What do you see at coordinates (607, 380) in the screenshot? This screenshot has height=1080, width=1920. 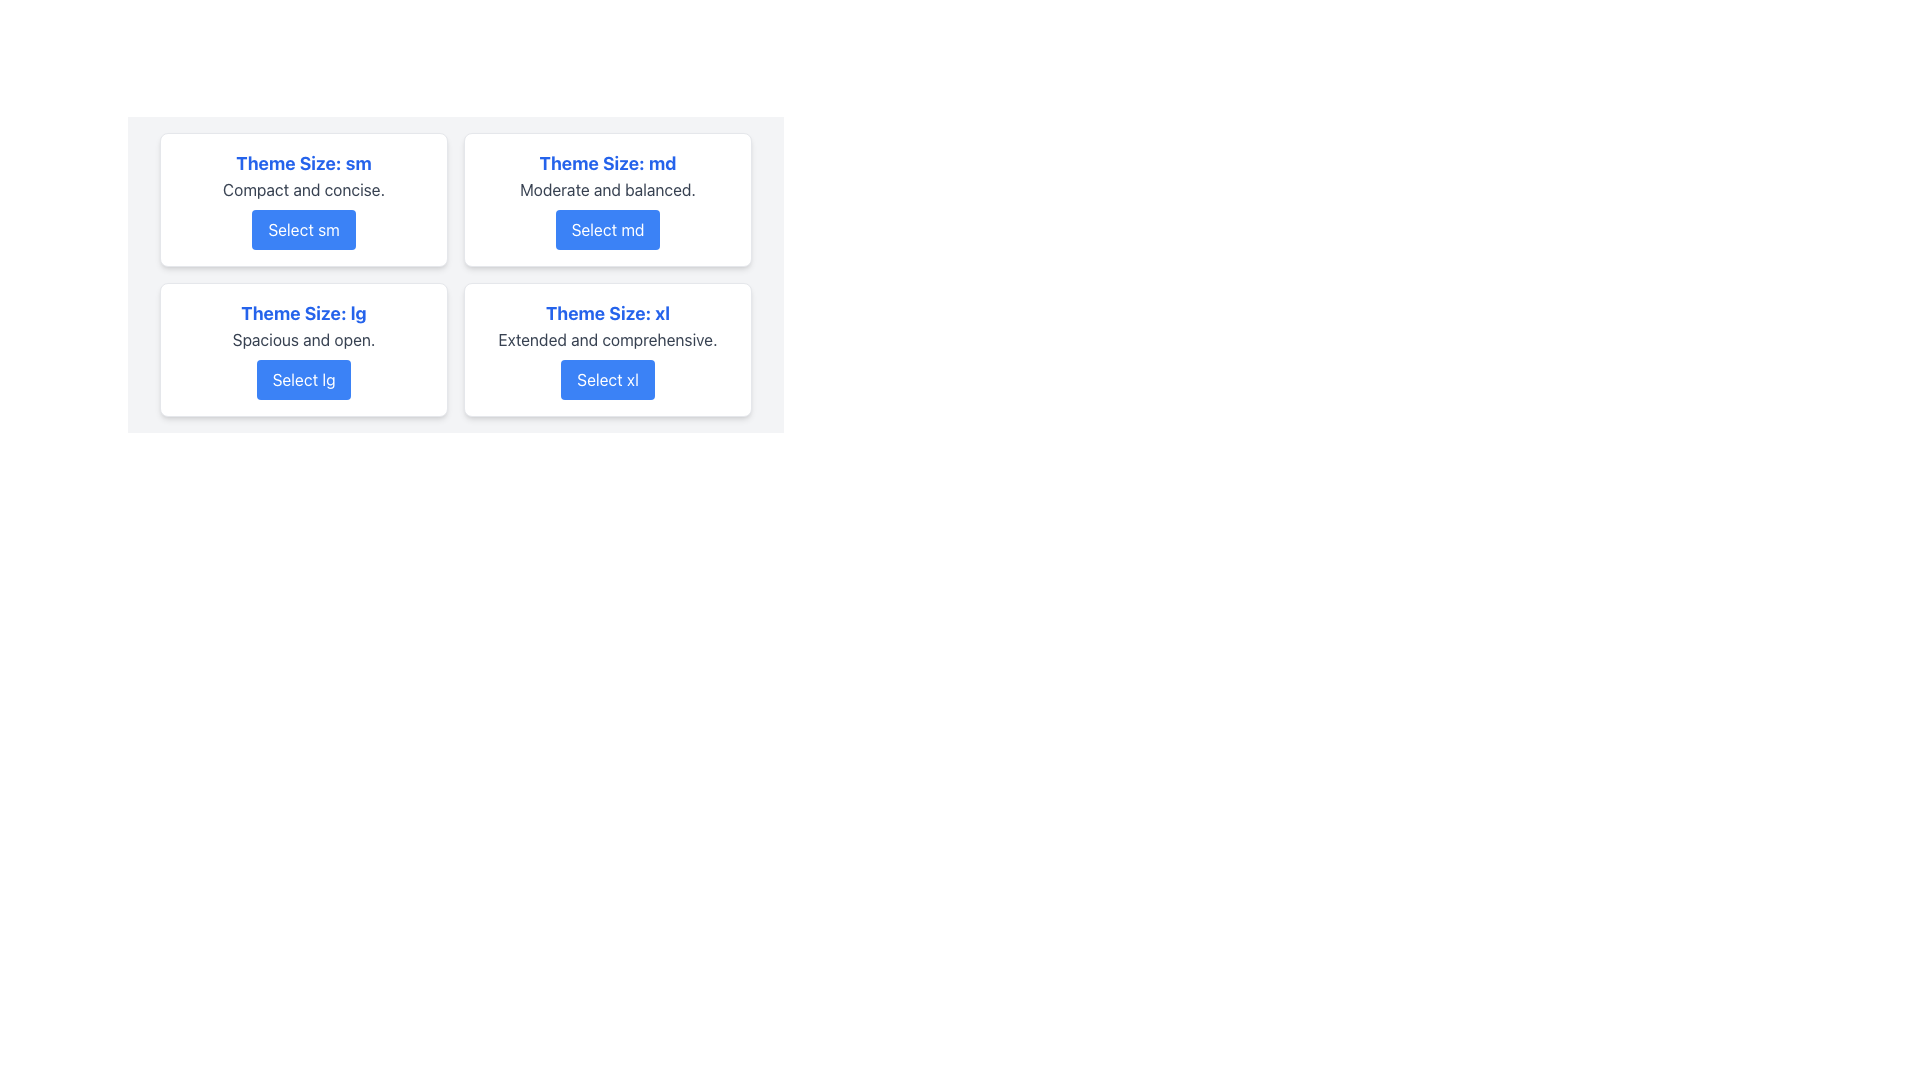 I see `the 'xl' theme size button located in the bottom-right quadrant of the grid layout` at bounding box center [607, 380].